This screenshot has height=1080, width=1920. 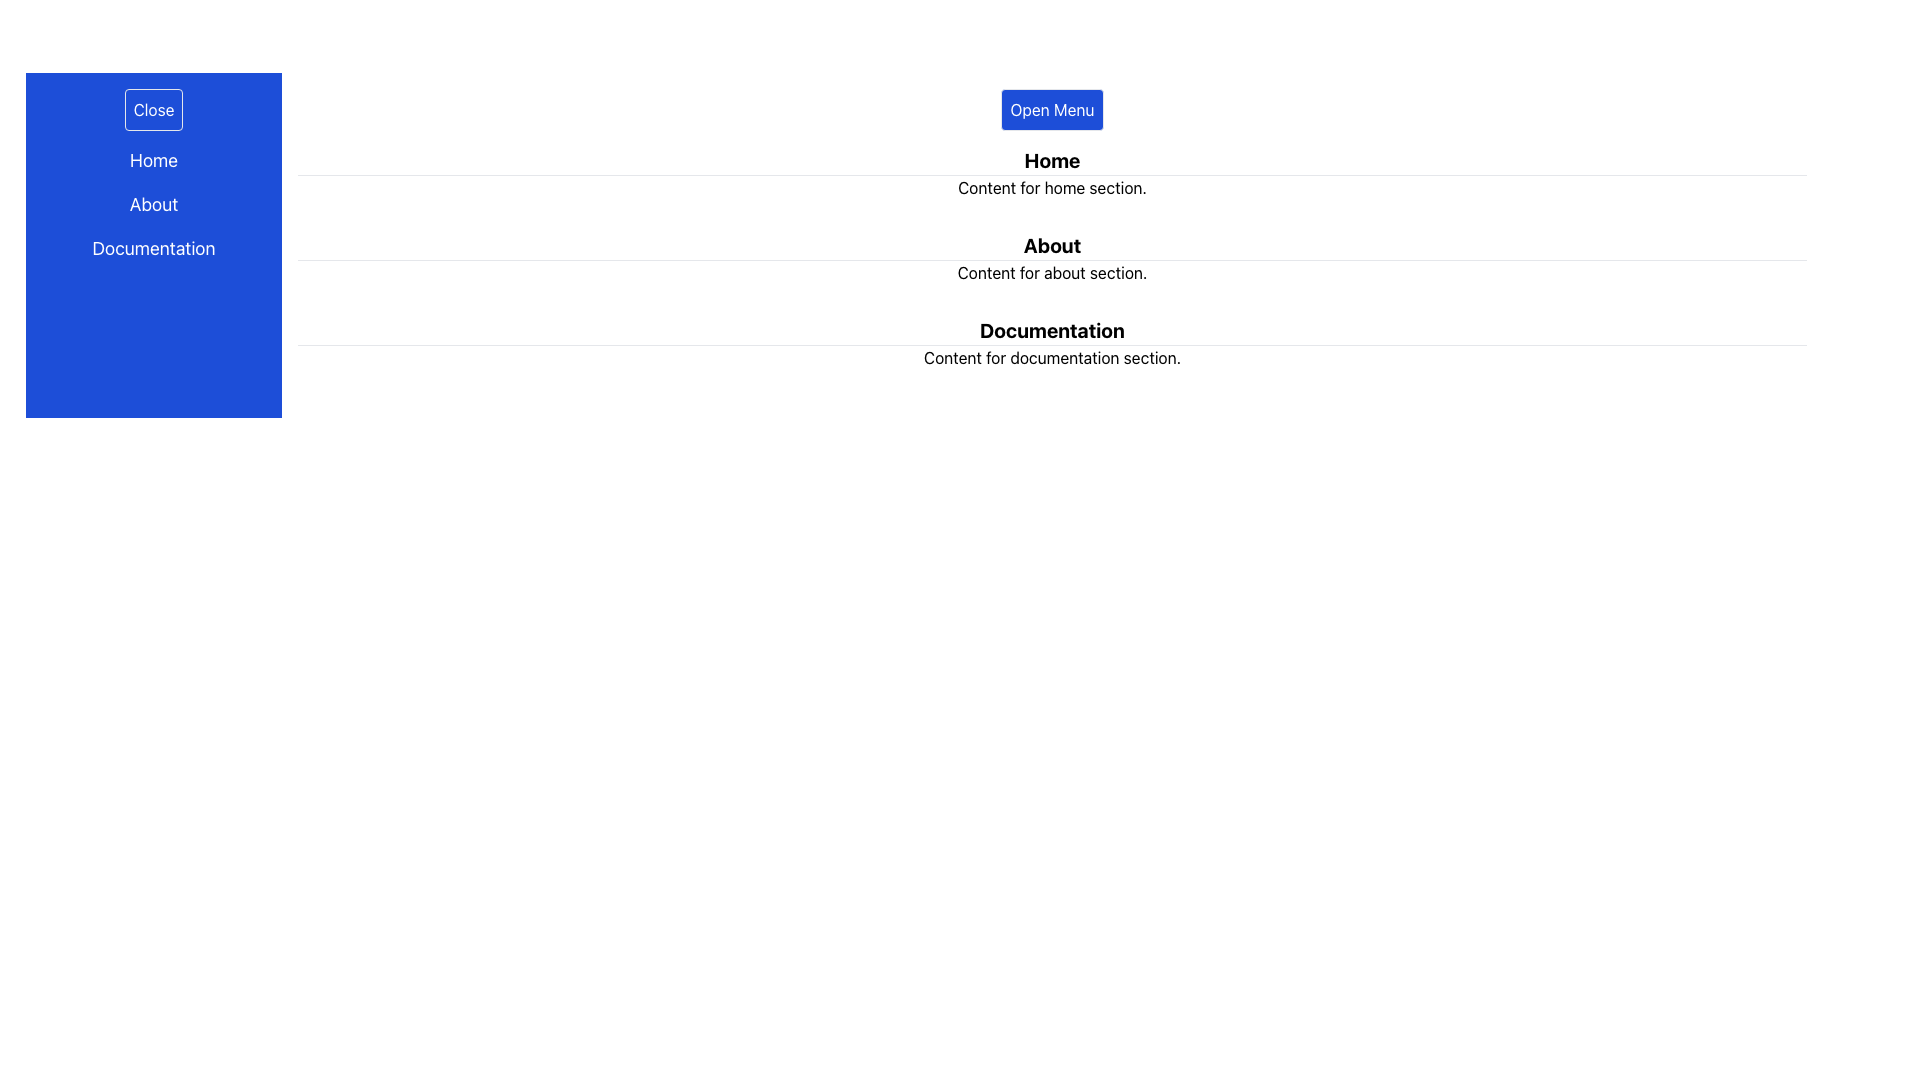 What do you see at coordinates (152, 158) in the screenshot?
I see `the 'Home' link on the blue background` at bounding box center [152, 158].